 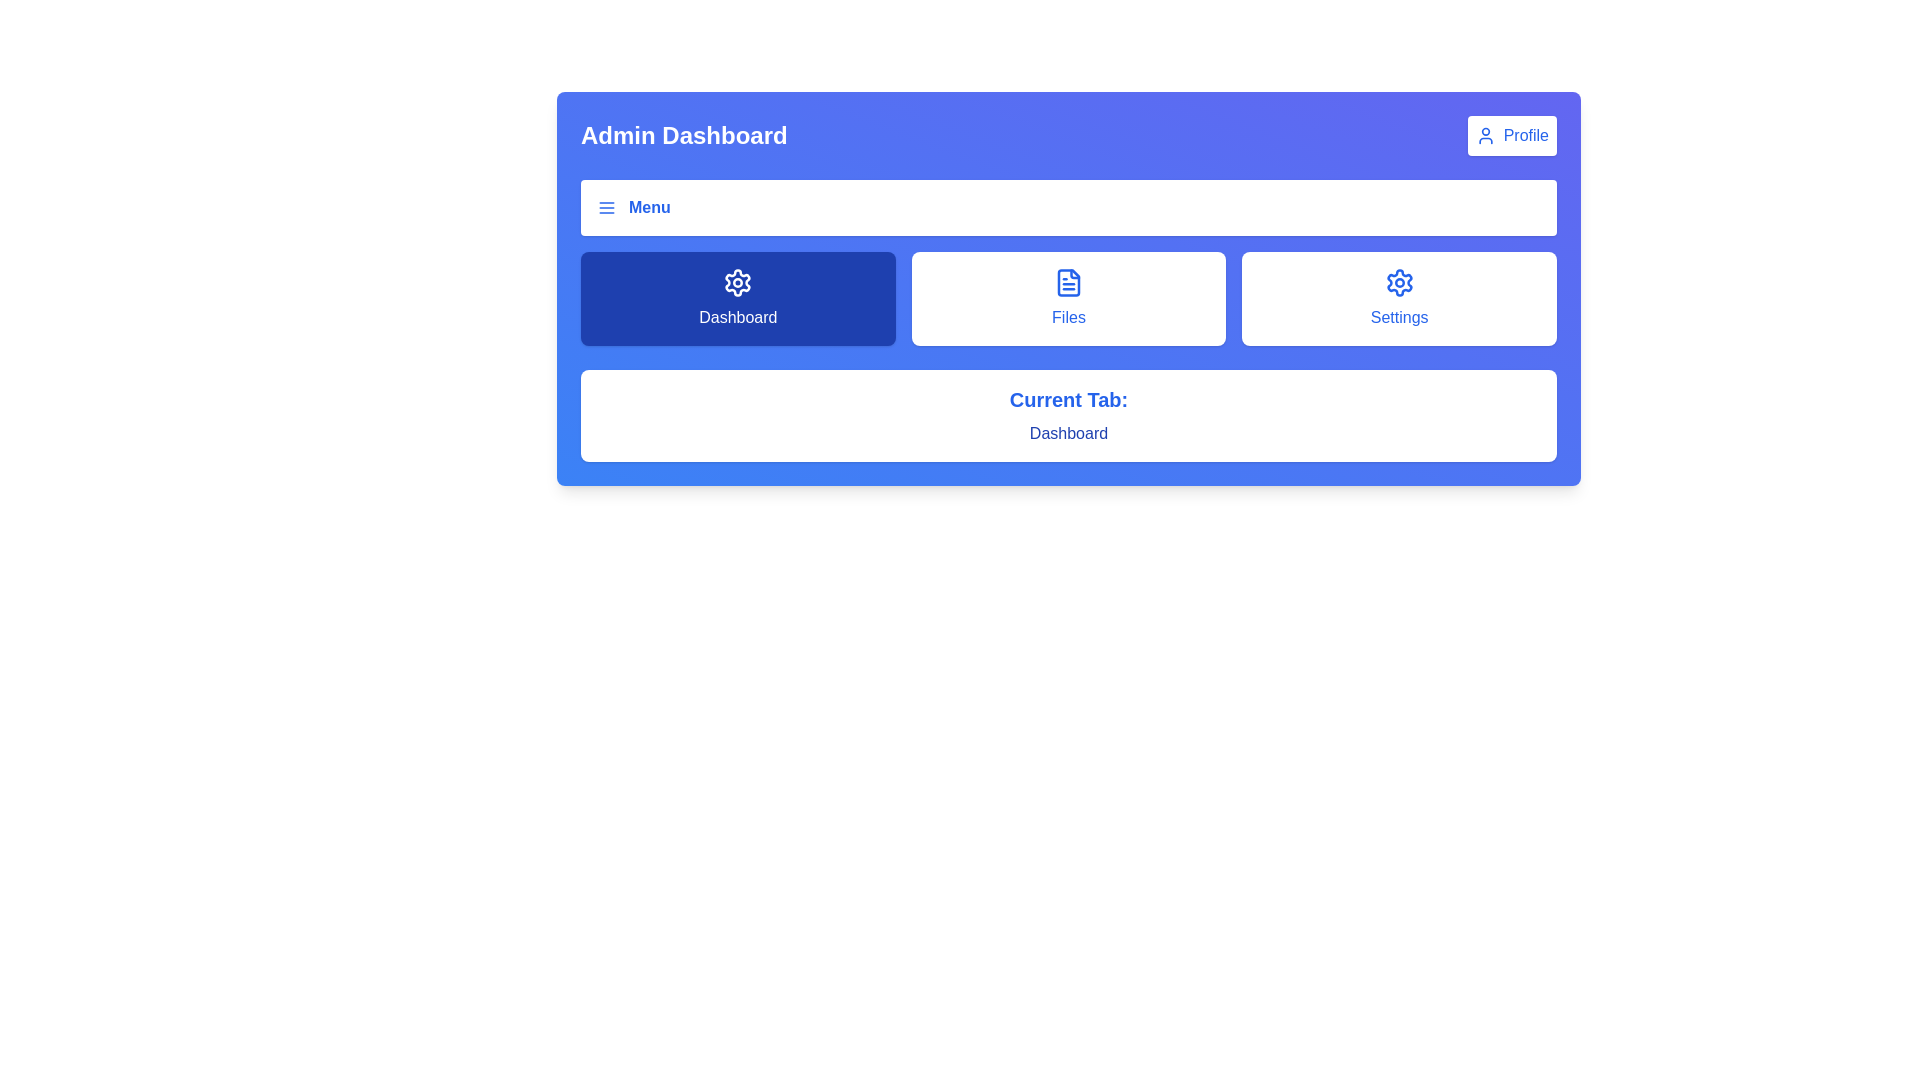 I want to click on the circular gear-shaped icon with a blue stroke outline located within the 'Settings' button, so click(x=1398, y=282).